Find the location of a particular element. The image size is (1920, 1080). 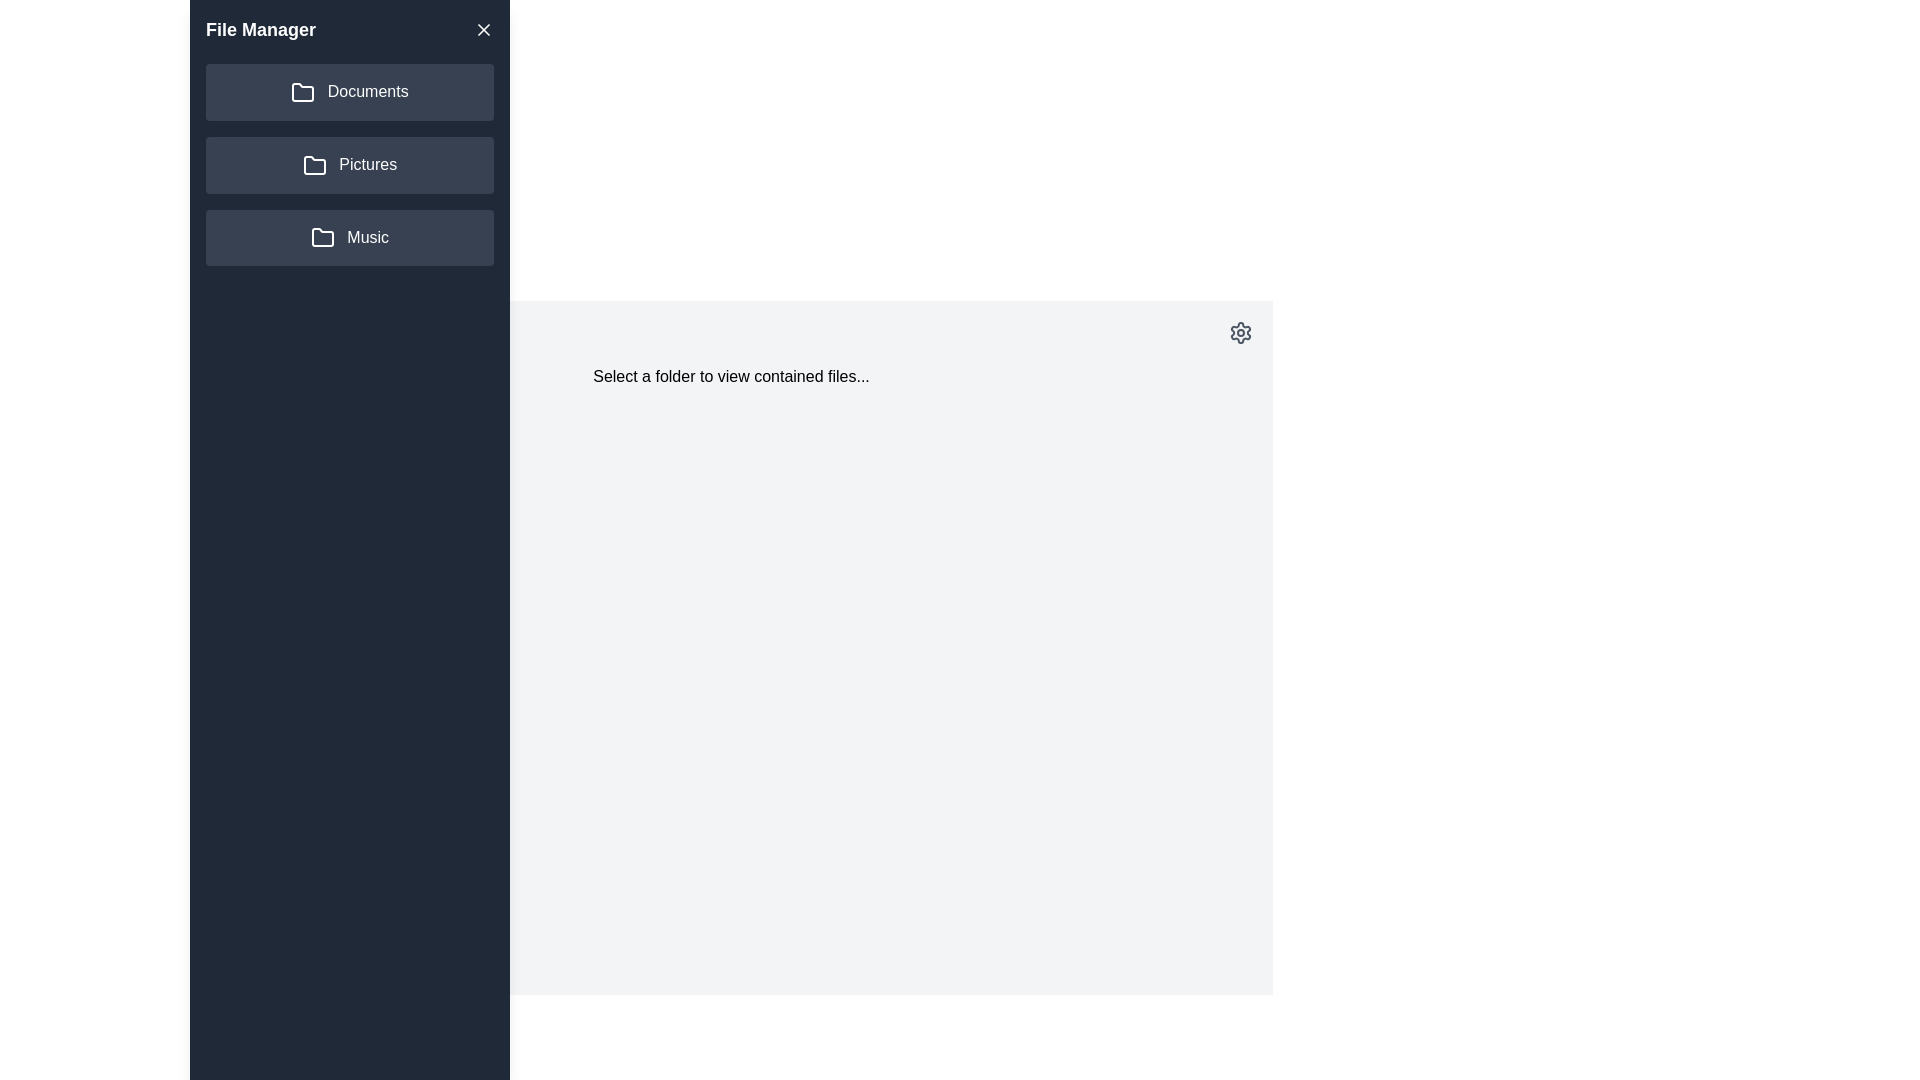

the folder Music from the side drawer is located at coordinates (350, 237).